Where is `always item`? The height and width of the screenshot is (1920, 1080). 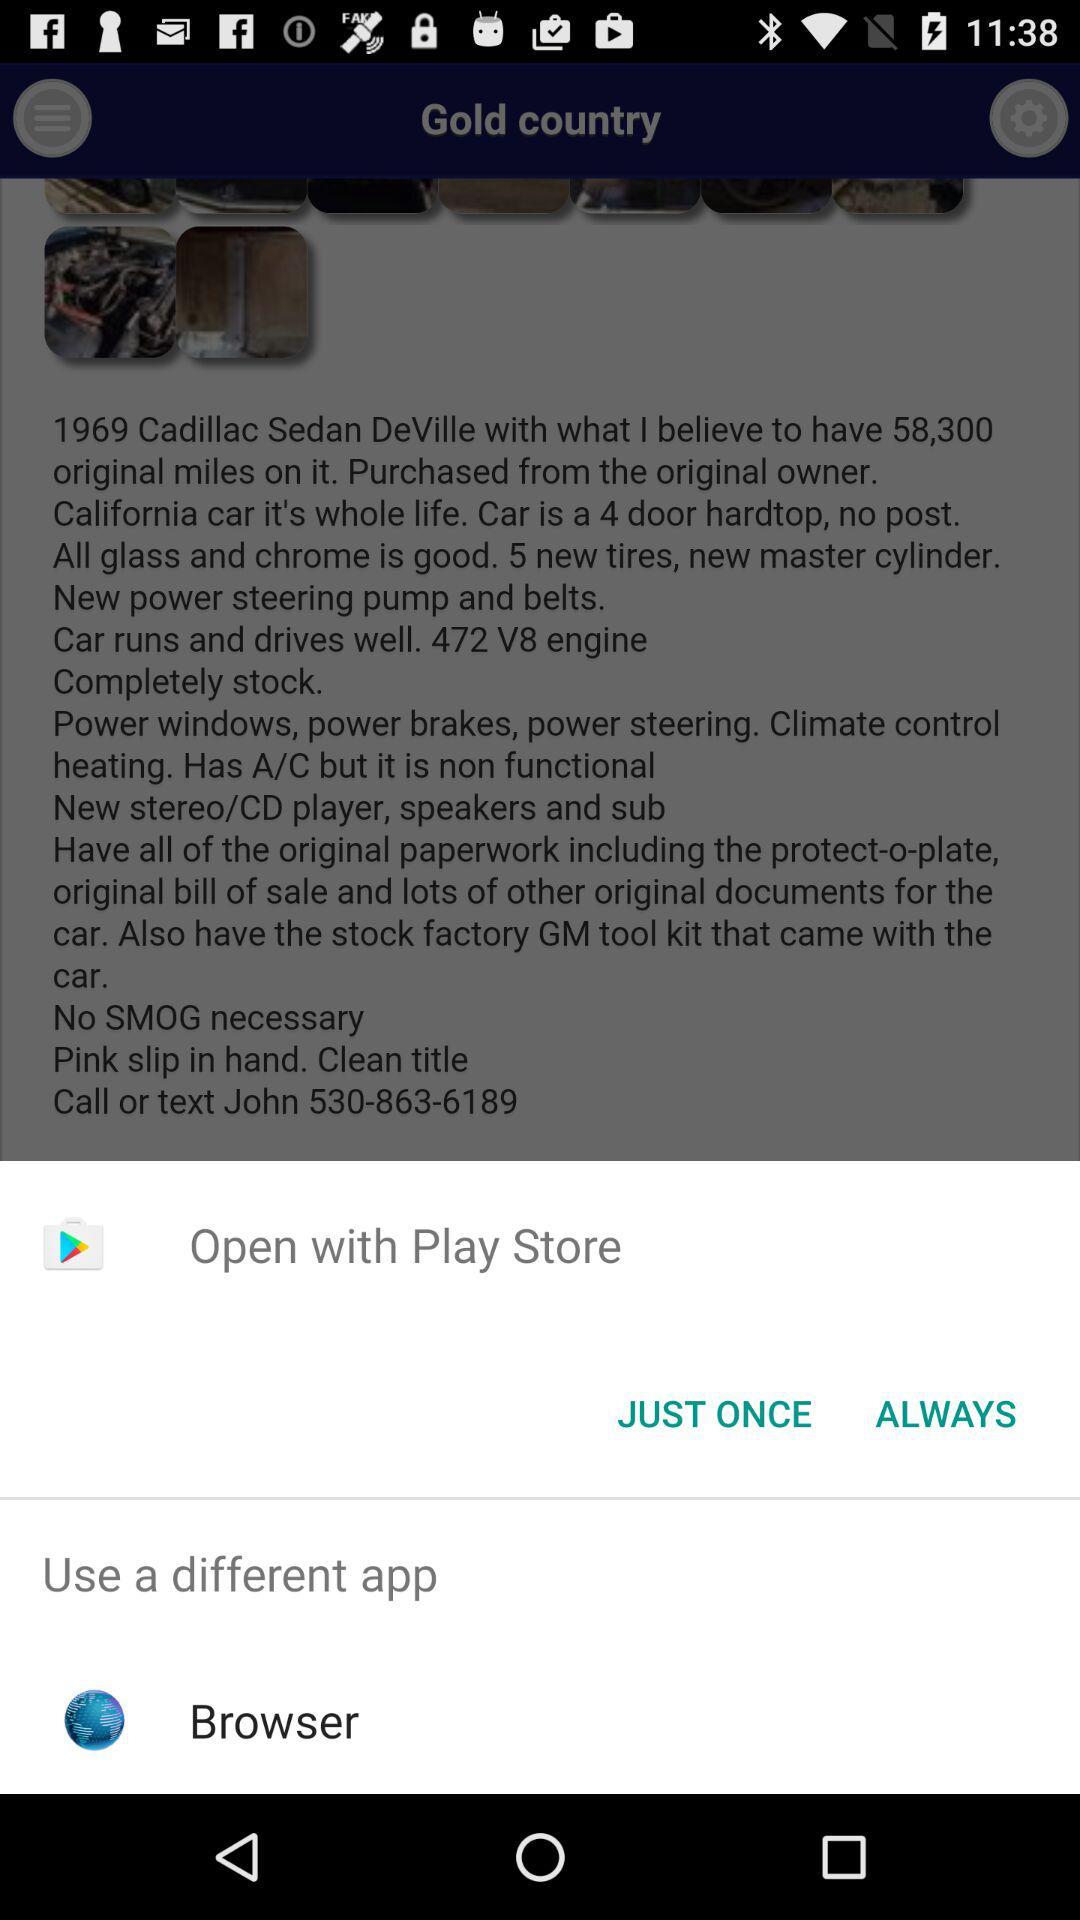
always item is located at coordinates (945, 1411).